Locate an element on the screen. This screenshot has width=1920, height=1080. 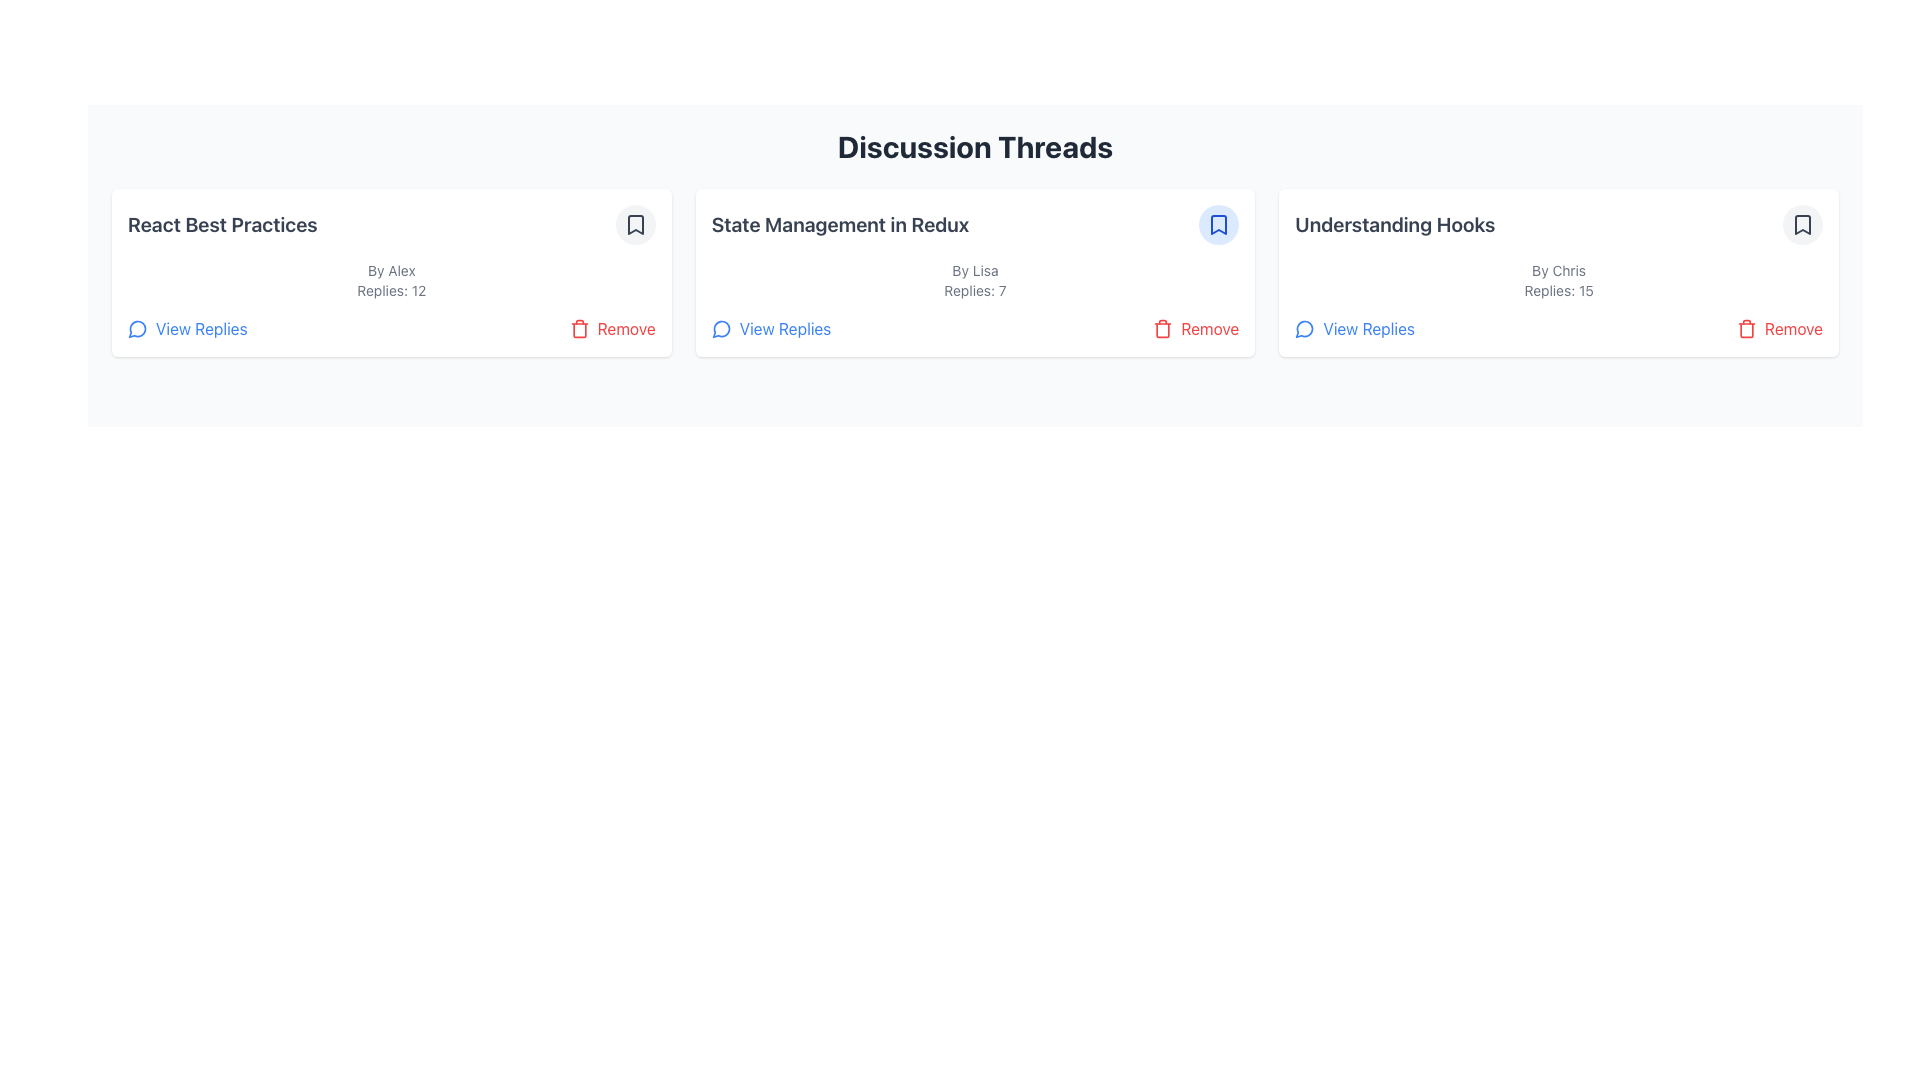
the appearance of the small circular chat bubble icon styled with a simple line design, located to the left of the 'View Replies' text in the 'React Best Practices' card section is located at coordinates (137, 327).